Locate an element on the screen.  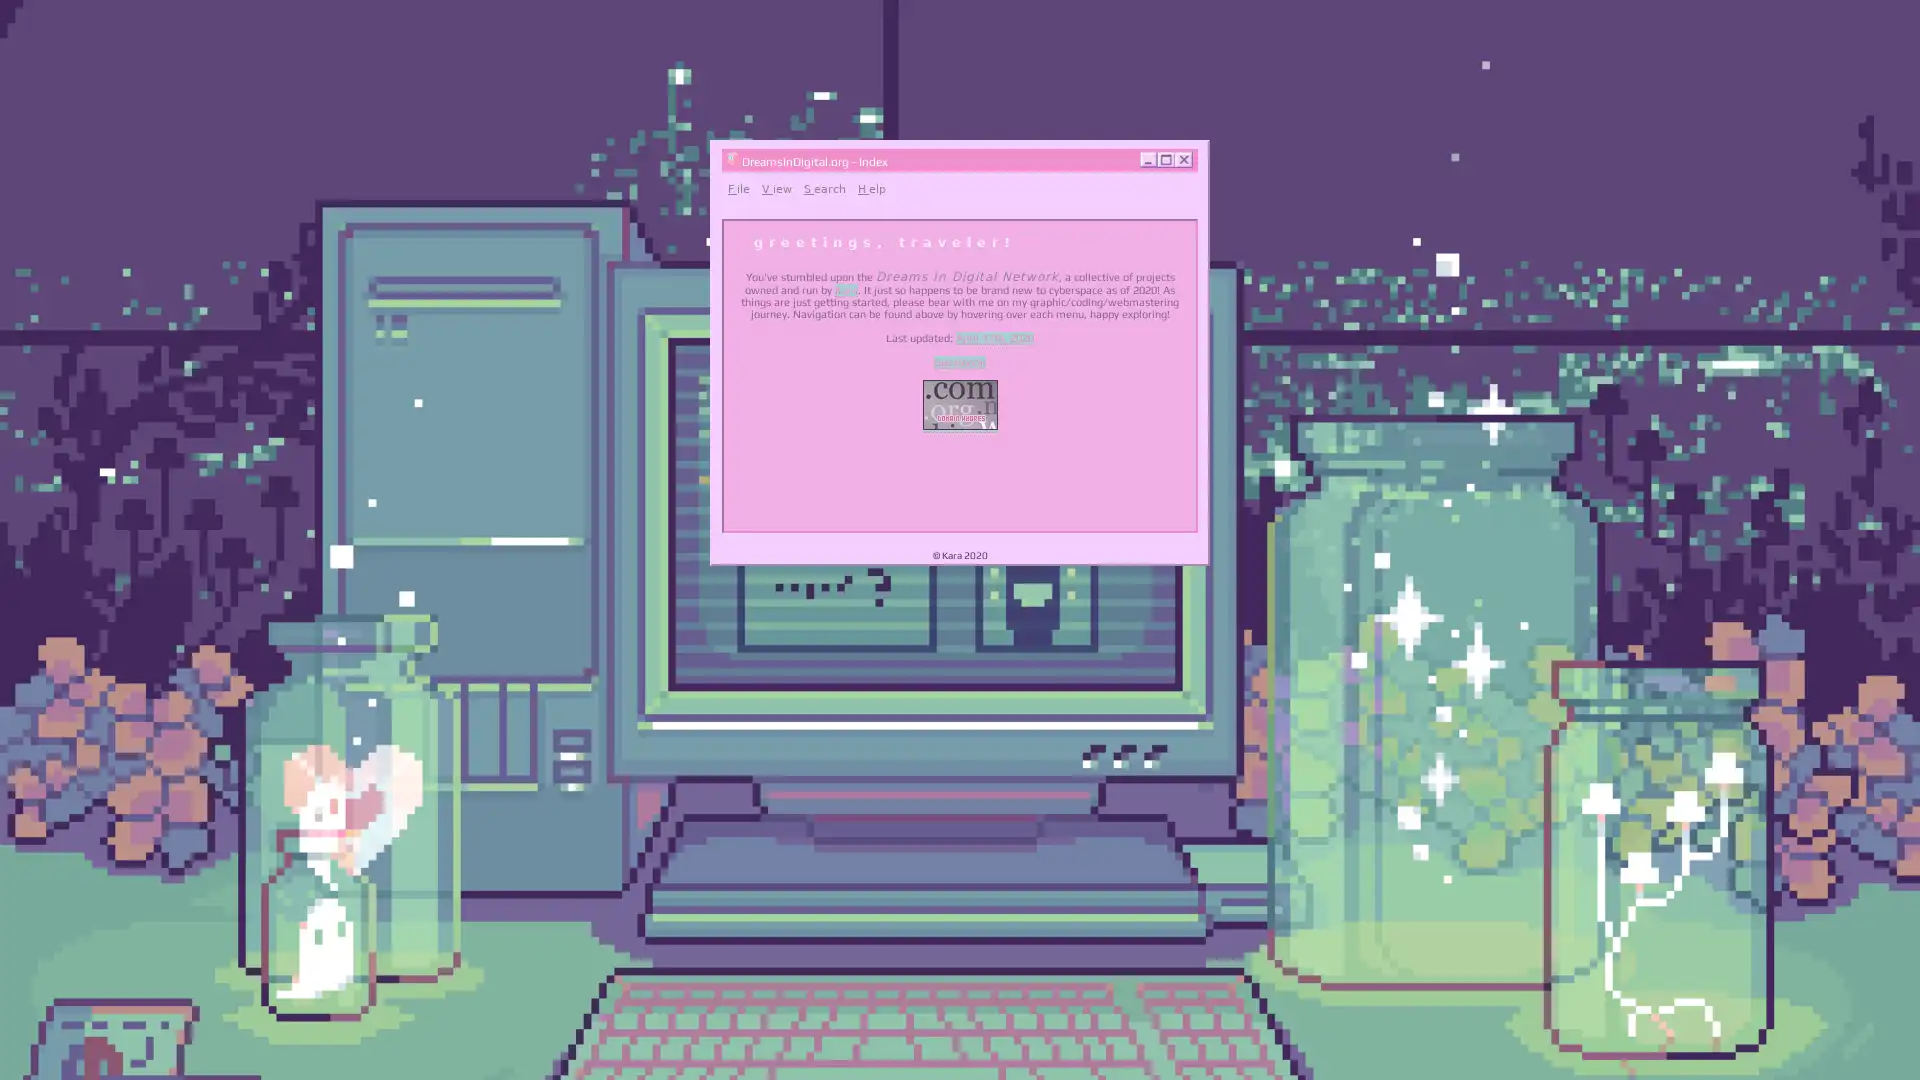
File is located at coordinates (738, 189).